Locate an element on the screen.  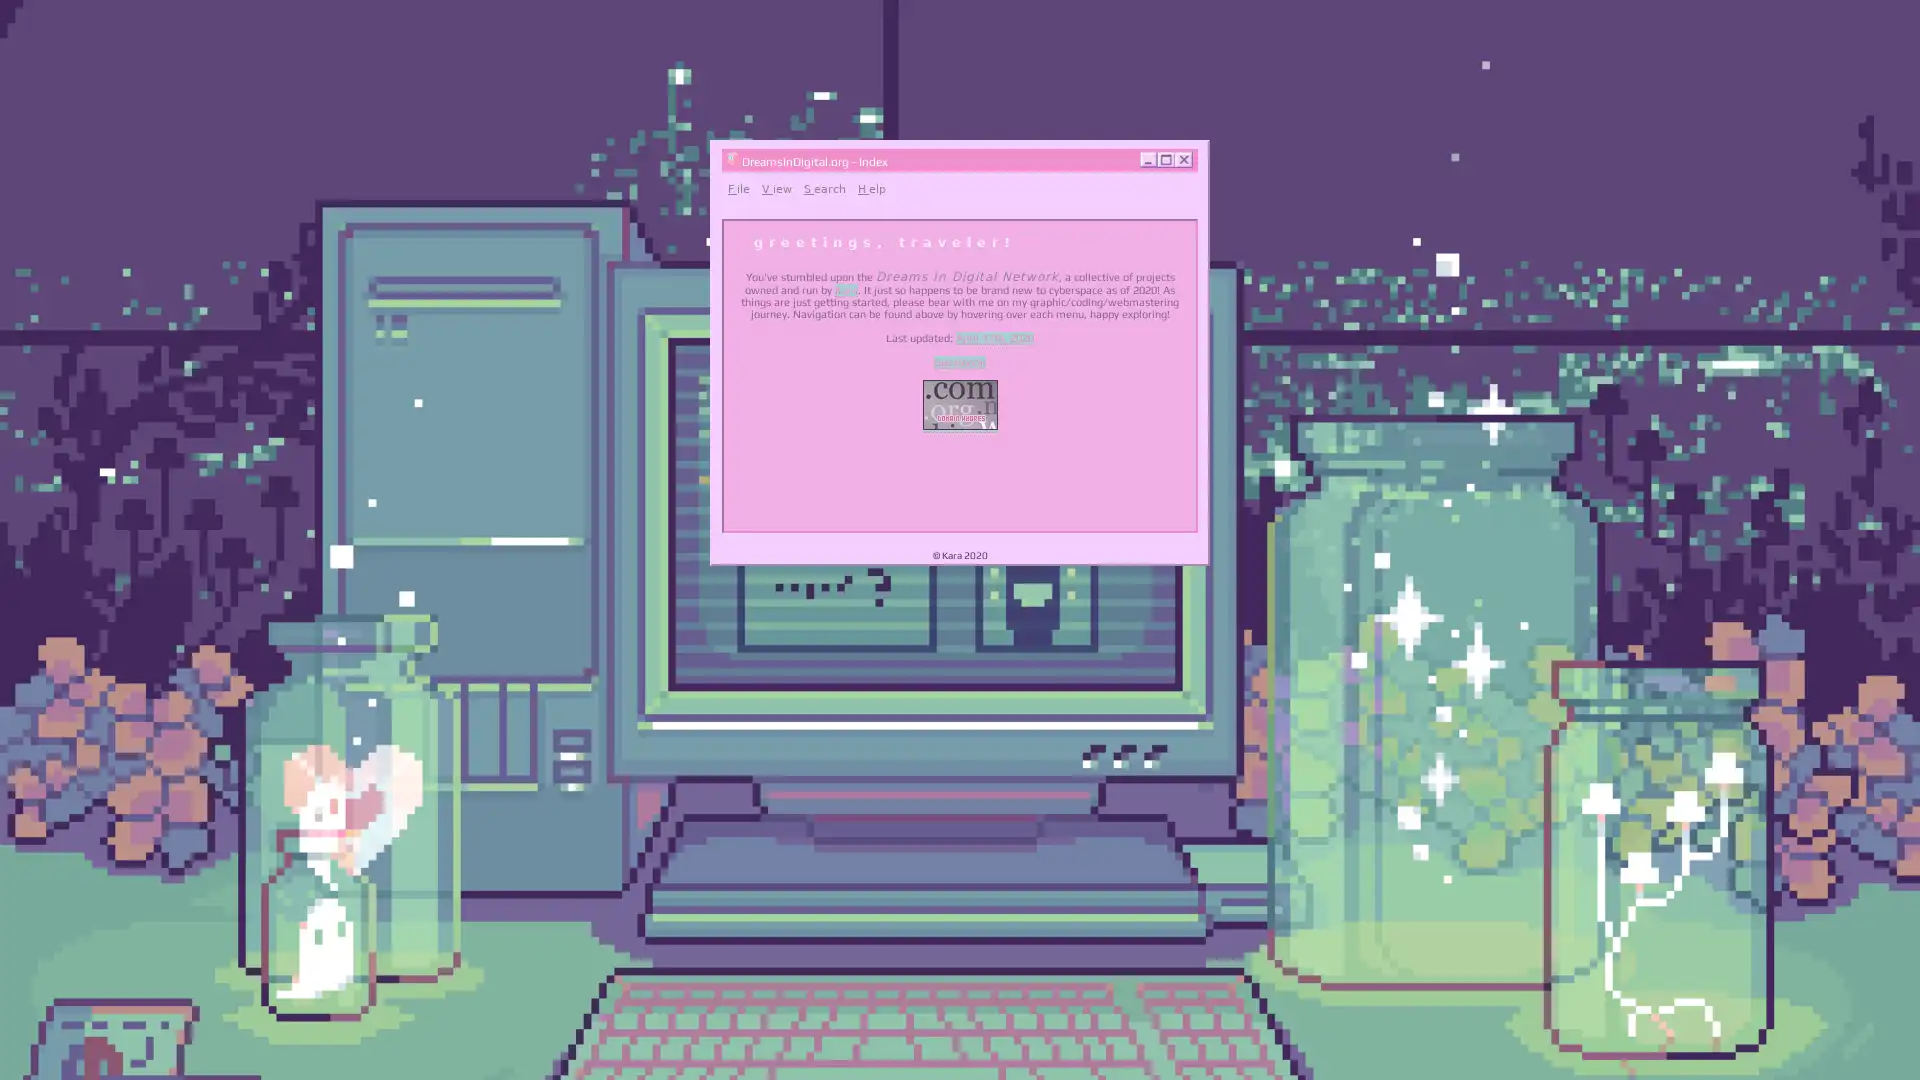
File is located at coordinates (738, 189).